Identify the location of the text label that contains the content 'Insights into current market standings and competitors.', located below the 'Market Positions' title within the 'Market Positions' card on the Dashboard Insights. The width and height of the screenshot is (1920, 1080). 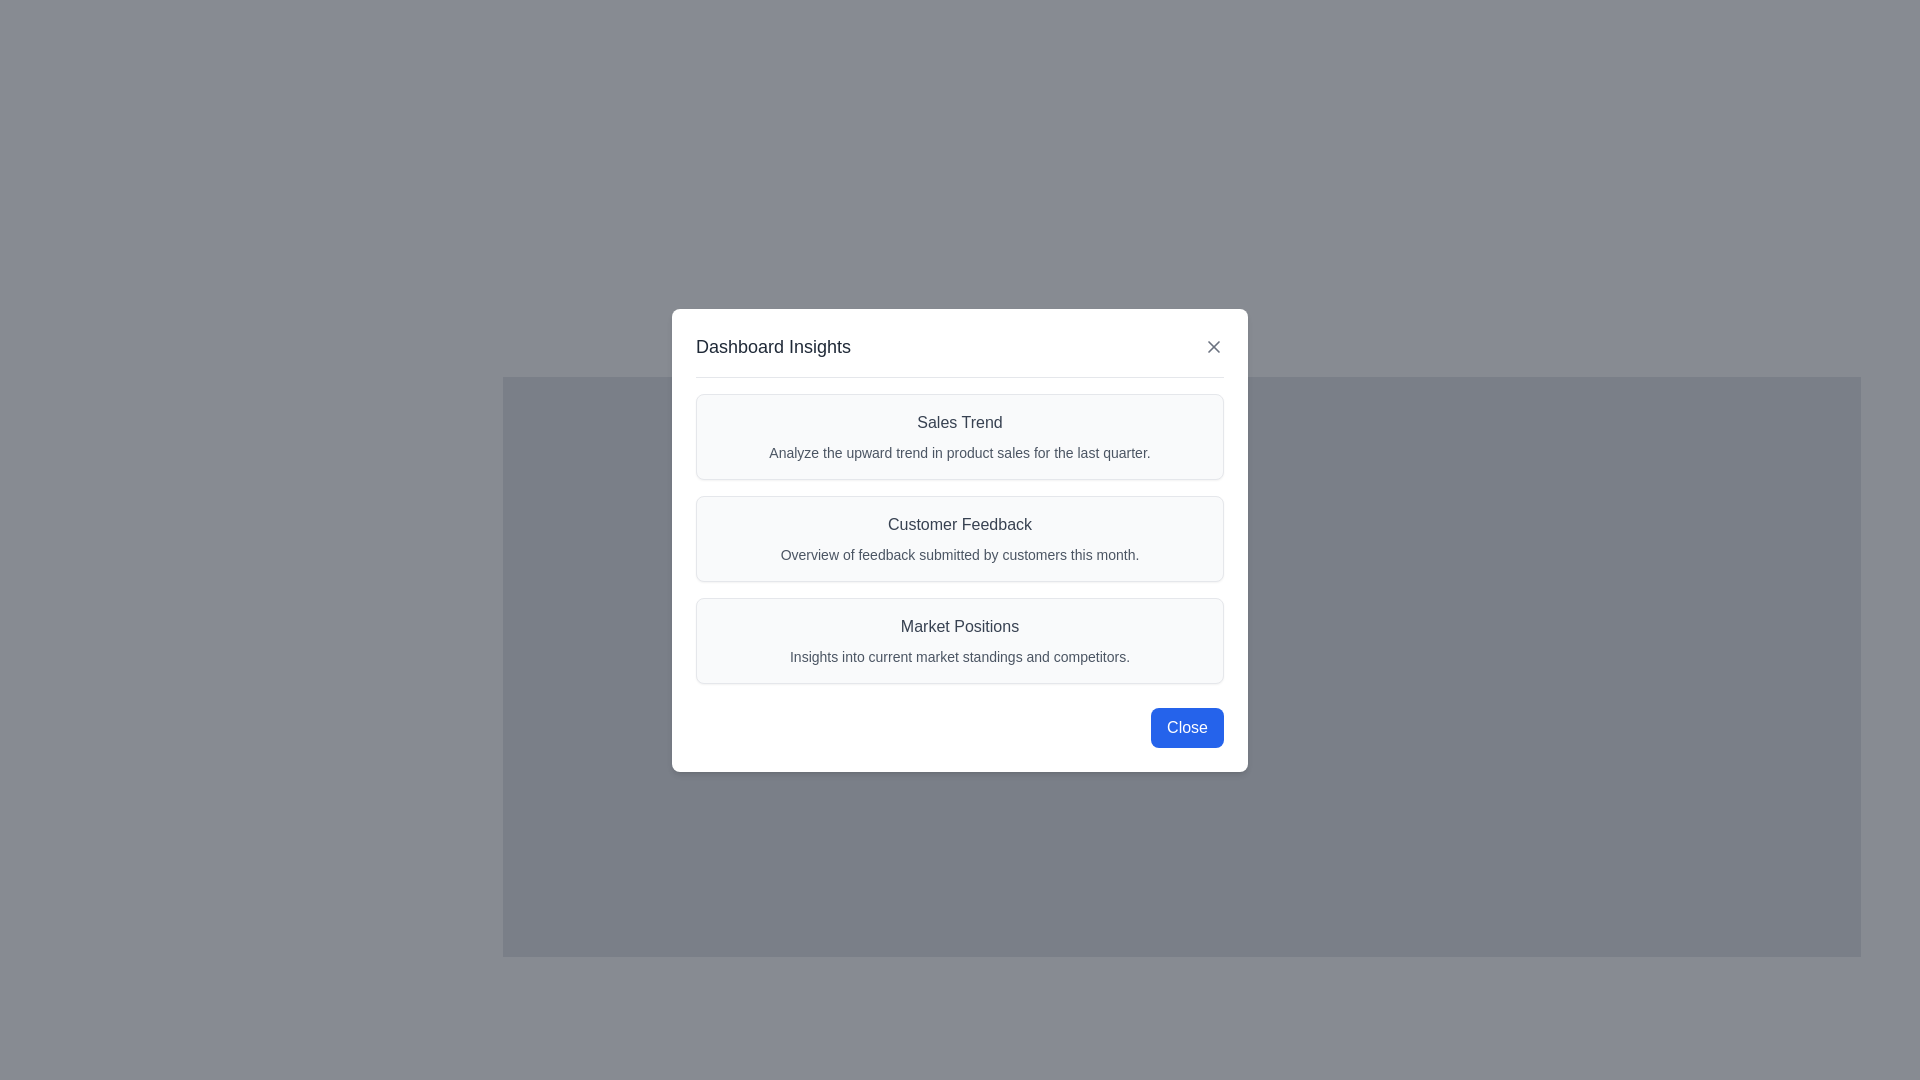
(960, 656).